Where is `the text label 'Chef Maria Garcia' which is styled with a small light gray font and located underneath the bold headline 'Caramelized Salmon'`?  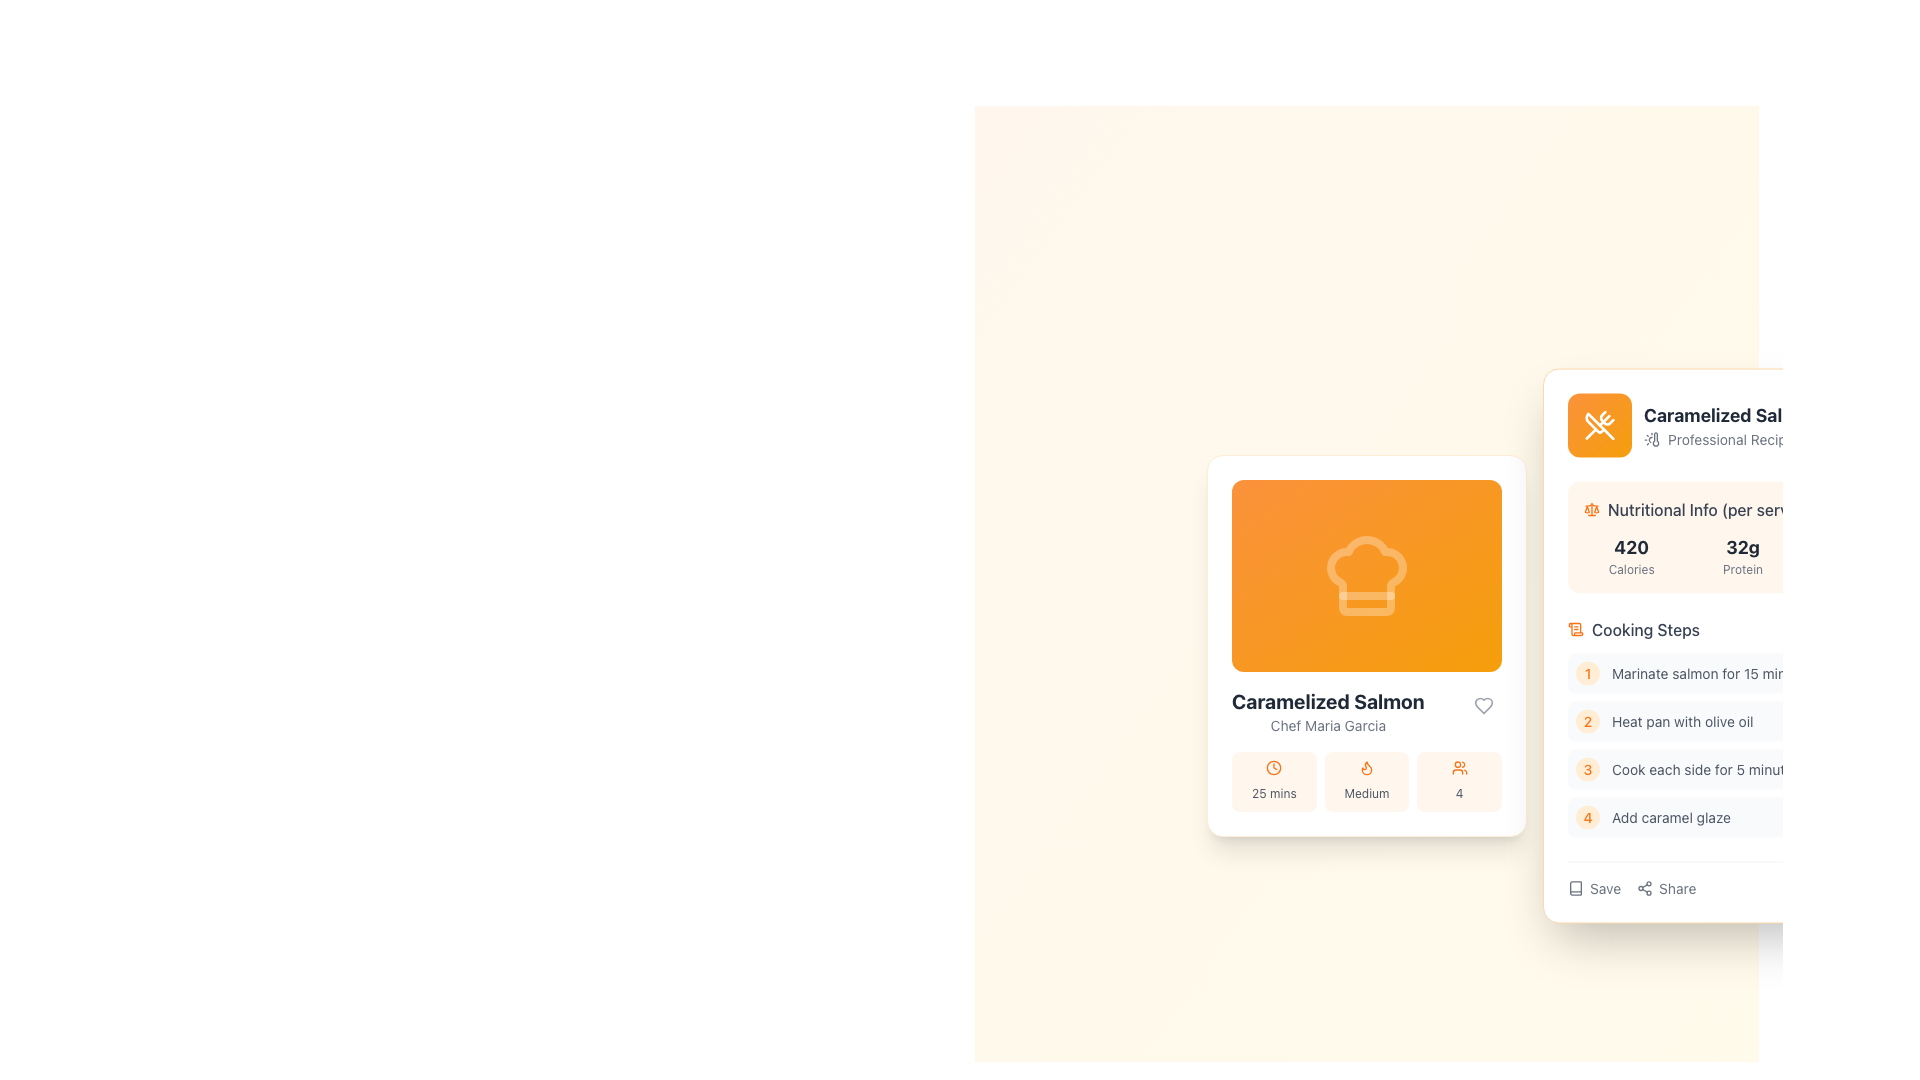
the text label 'Chef Maria Garcia' which is styled with a small light gray font and located underneath the bold headline 'Caramelized Salmon' is located at coordinates (1328, 725).